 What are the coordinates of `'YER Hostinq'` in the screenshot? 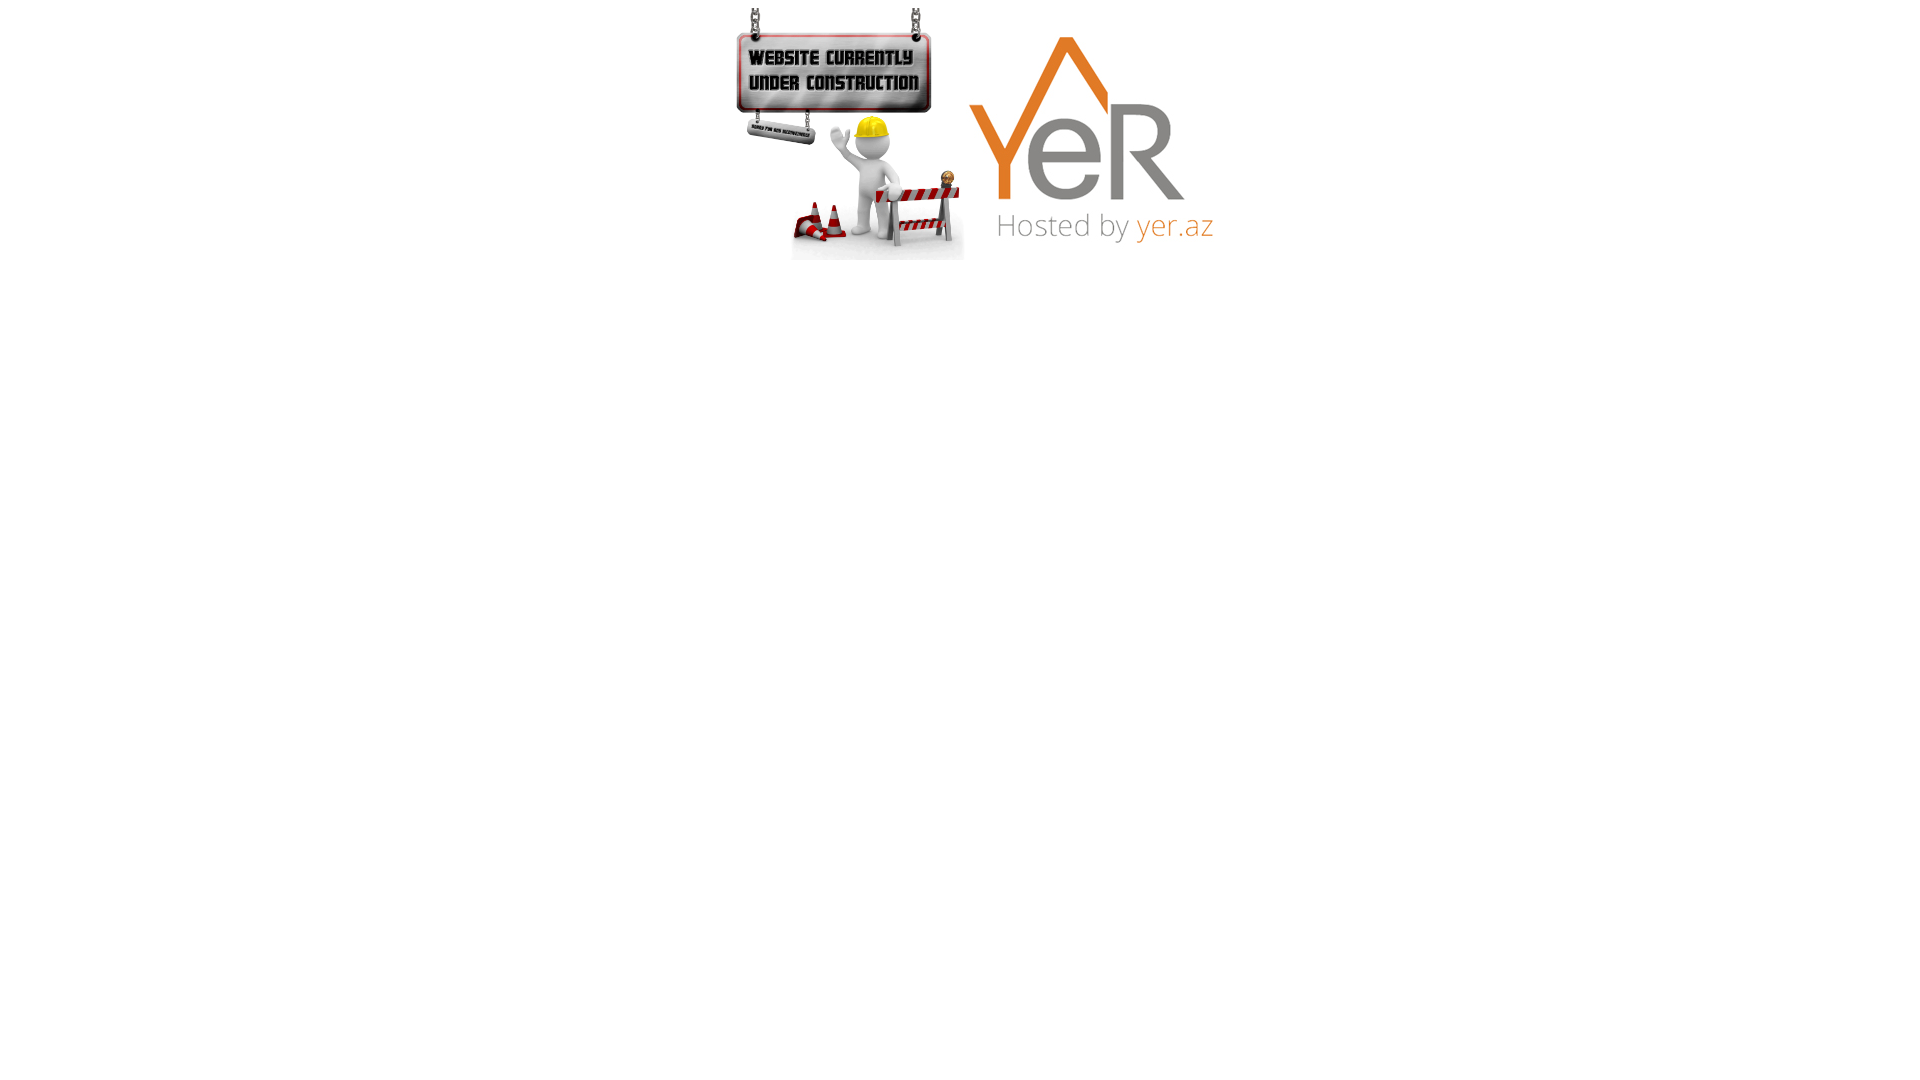 It's located at (1089, 135).